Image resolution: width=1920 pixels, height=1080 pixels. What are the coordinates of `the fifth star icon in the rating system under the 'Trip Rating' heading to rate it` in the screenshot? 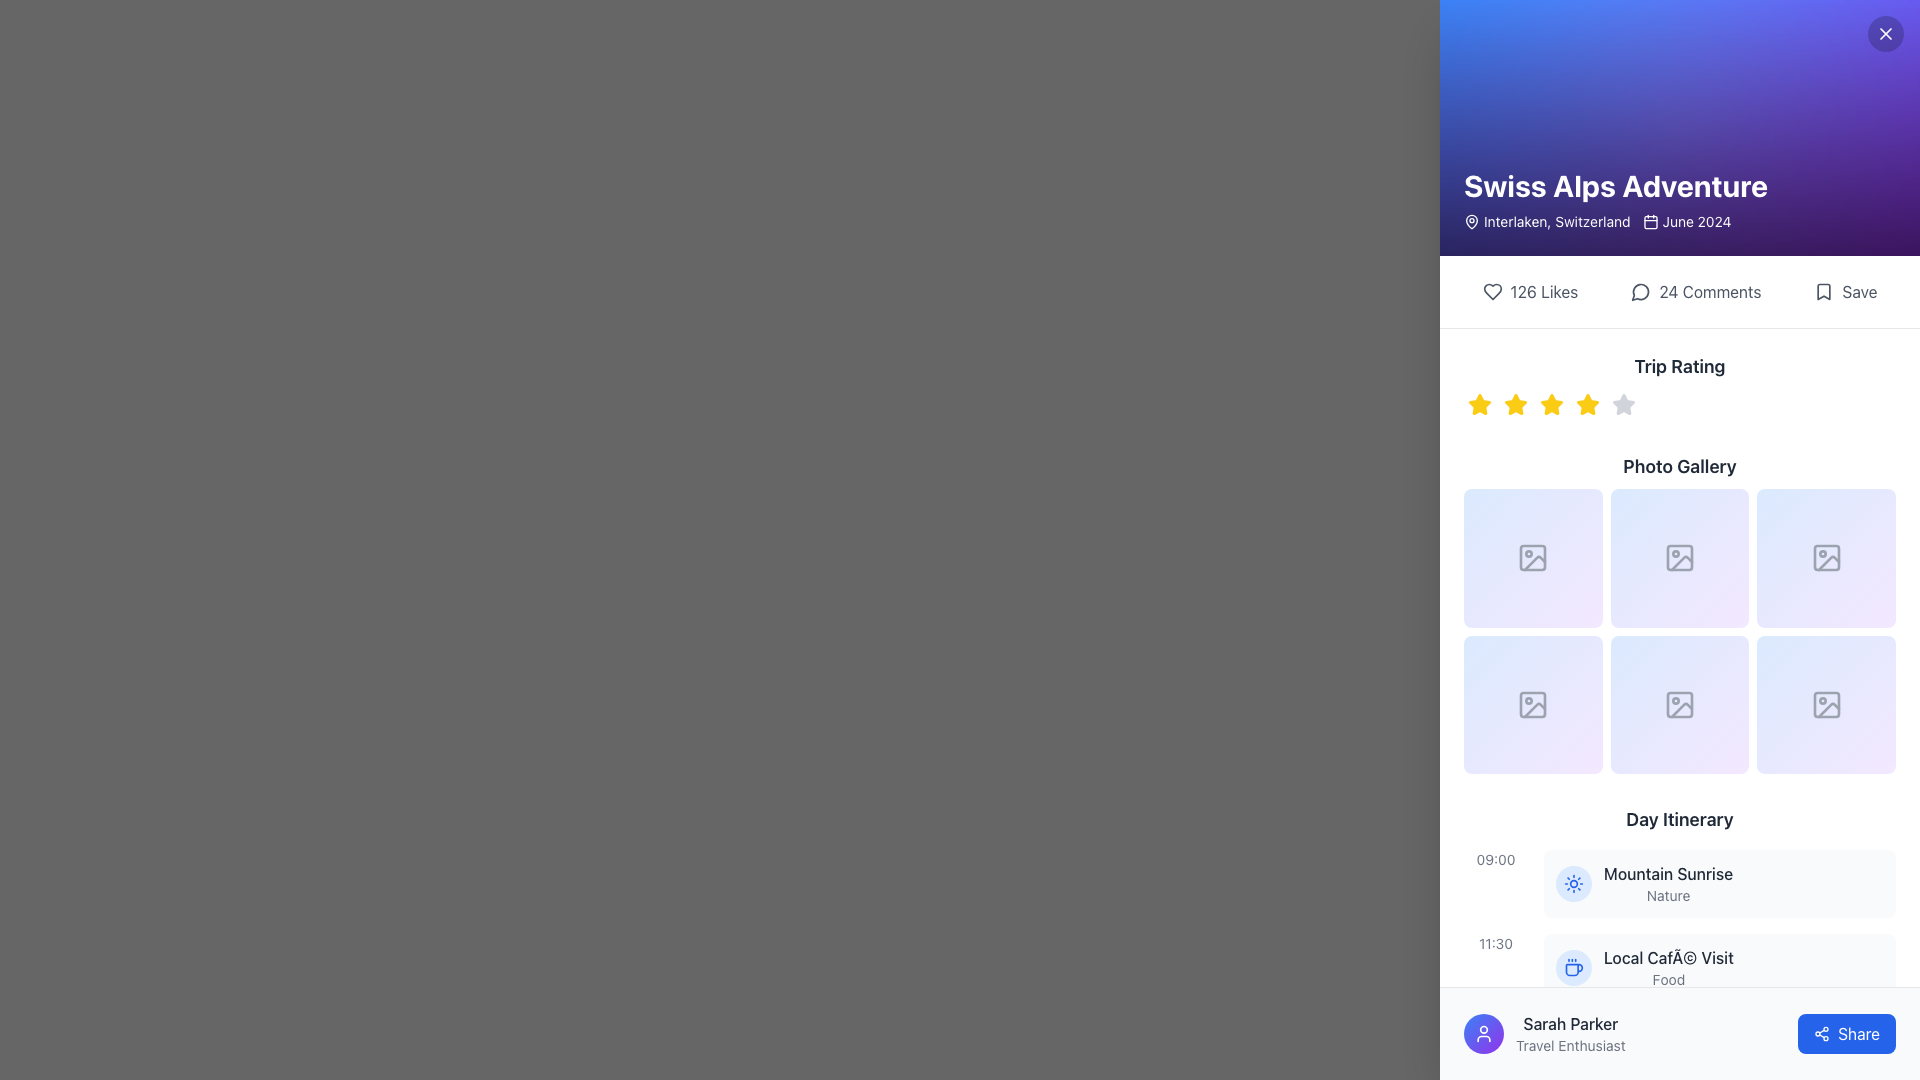 It's located at (1623, 405).